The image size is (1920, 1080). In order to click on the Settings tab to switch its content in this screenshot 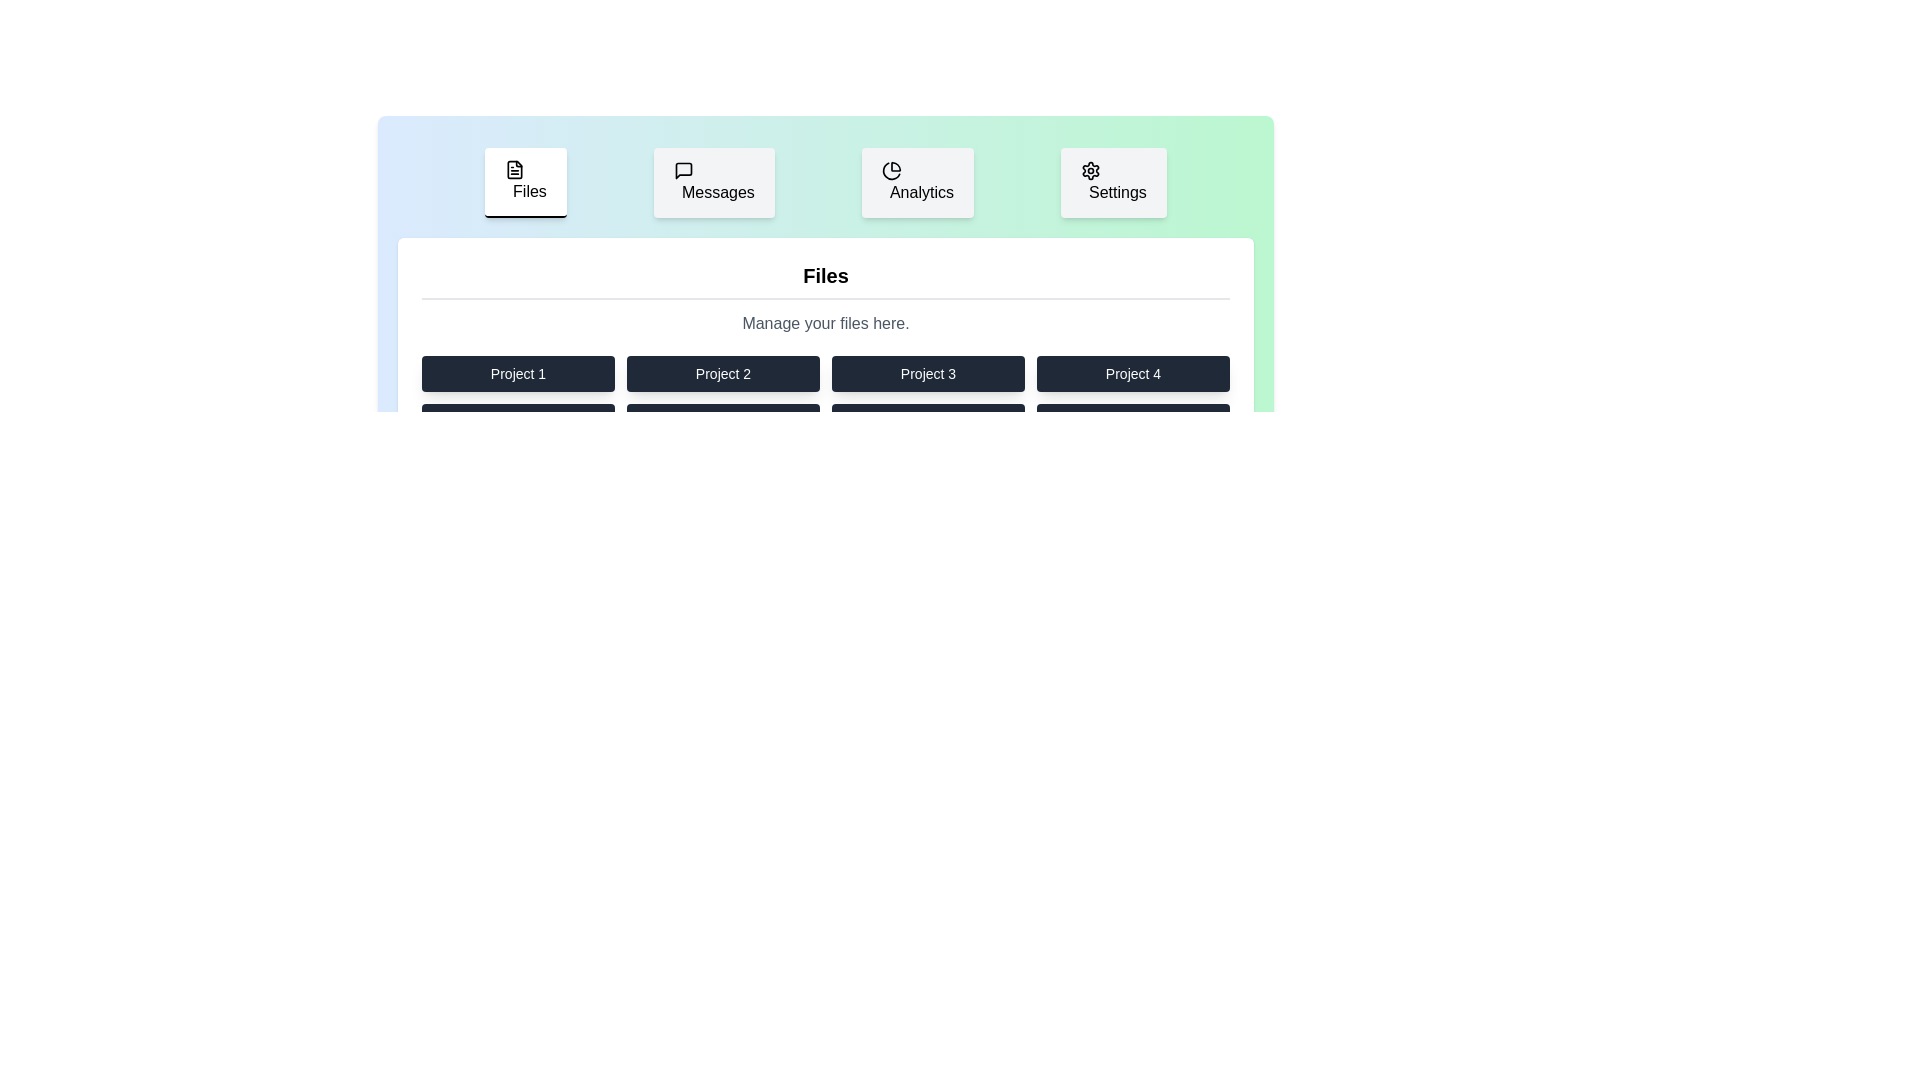, I will do `click(1112, 182)`.